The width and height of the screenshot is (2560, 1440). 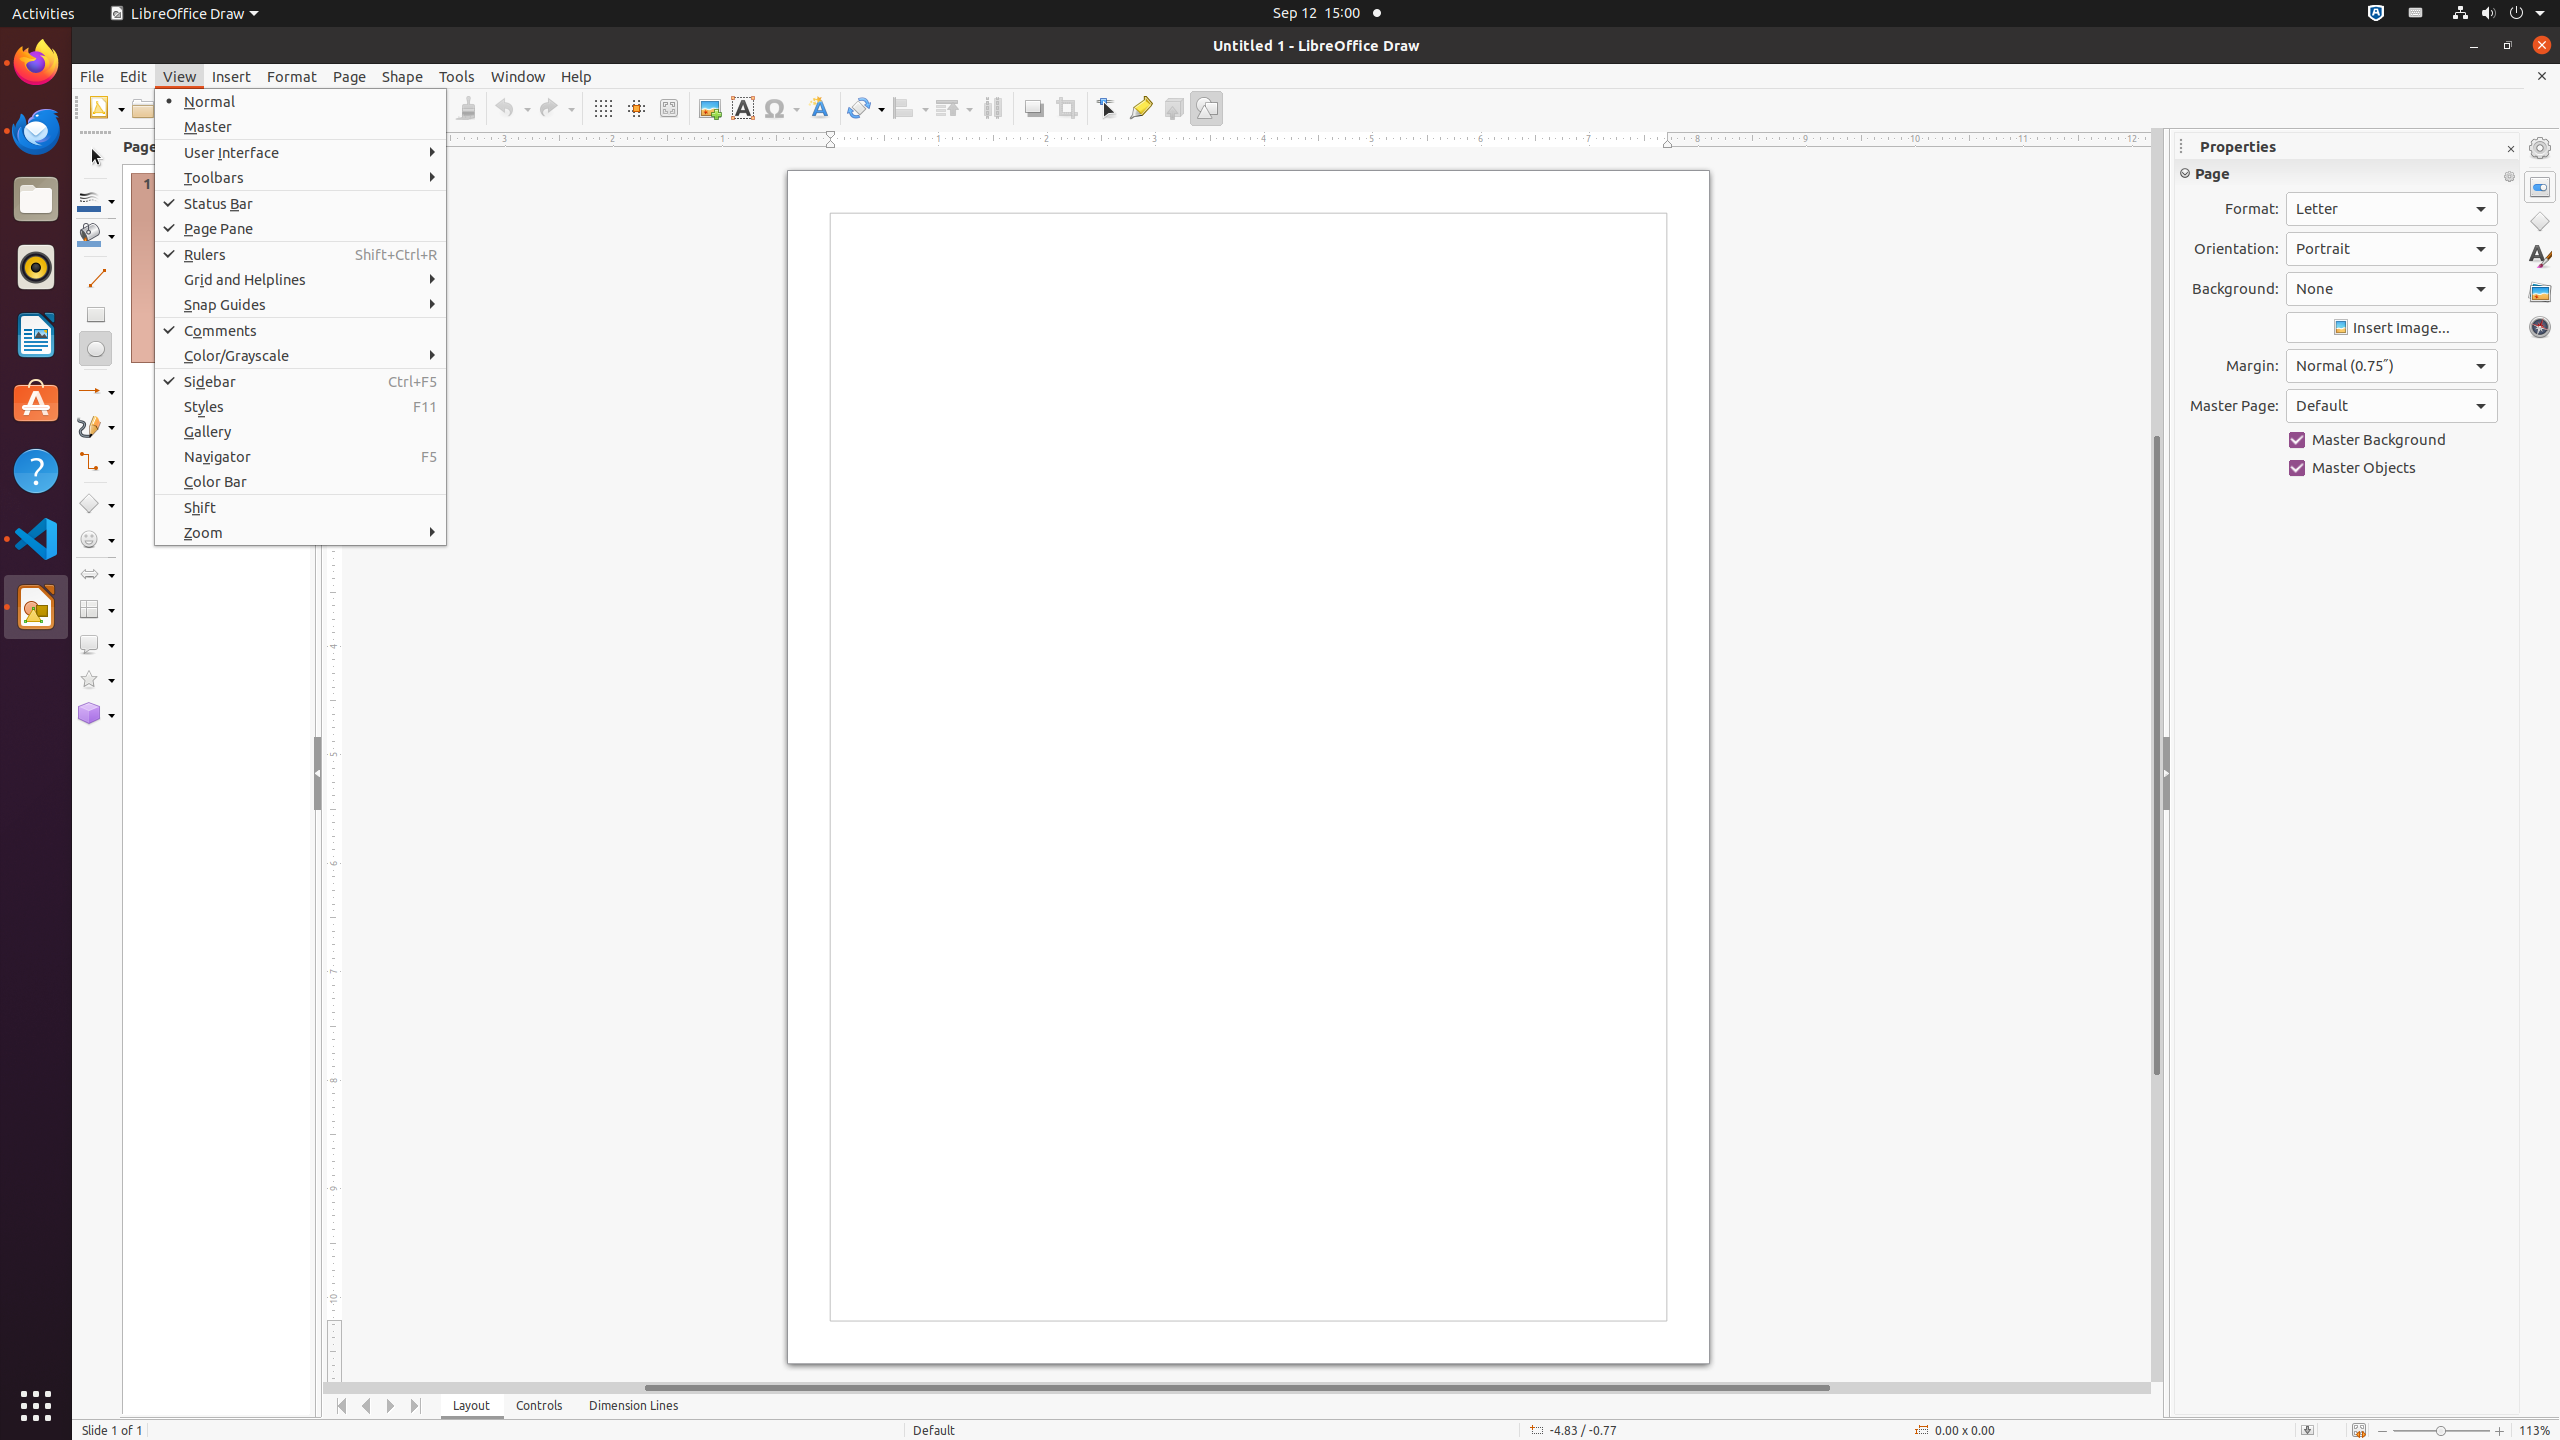 I want to click on 'Move To Home', so click(x=341, y=1405).